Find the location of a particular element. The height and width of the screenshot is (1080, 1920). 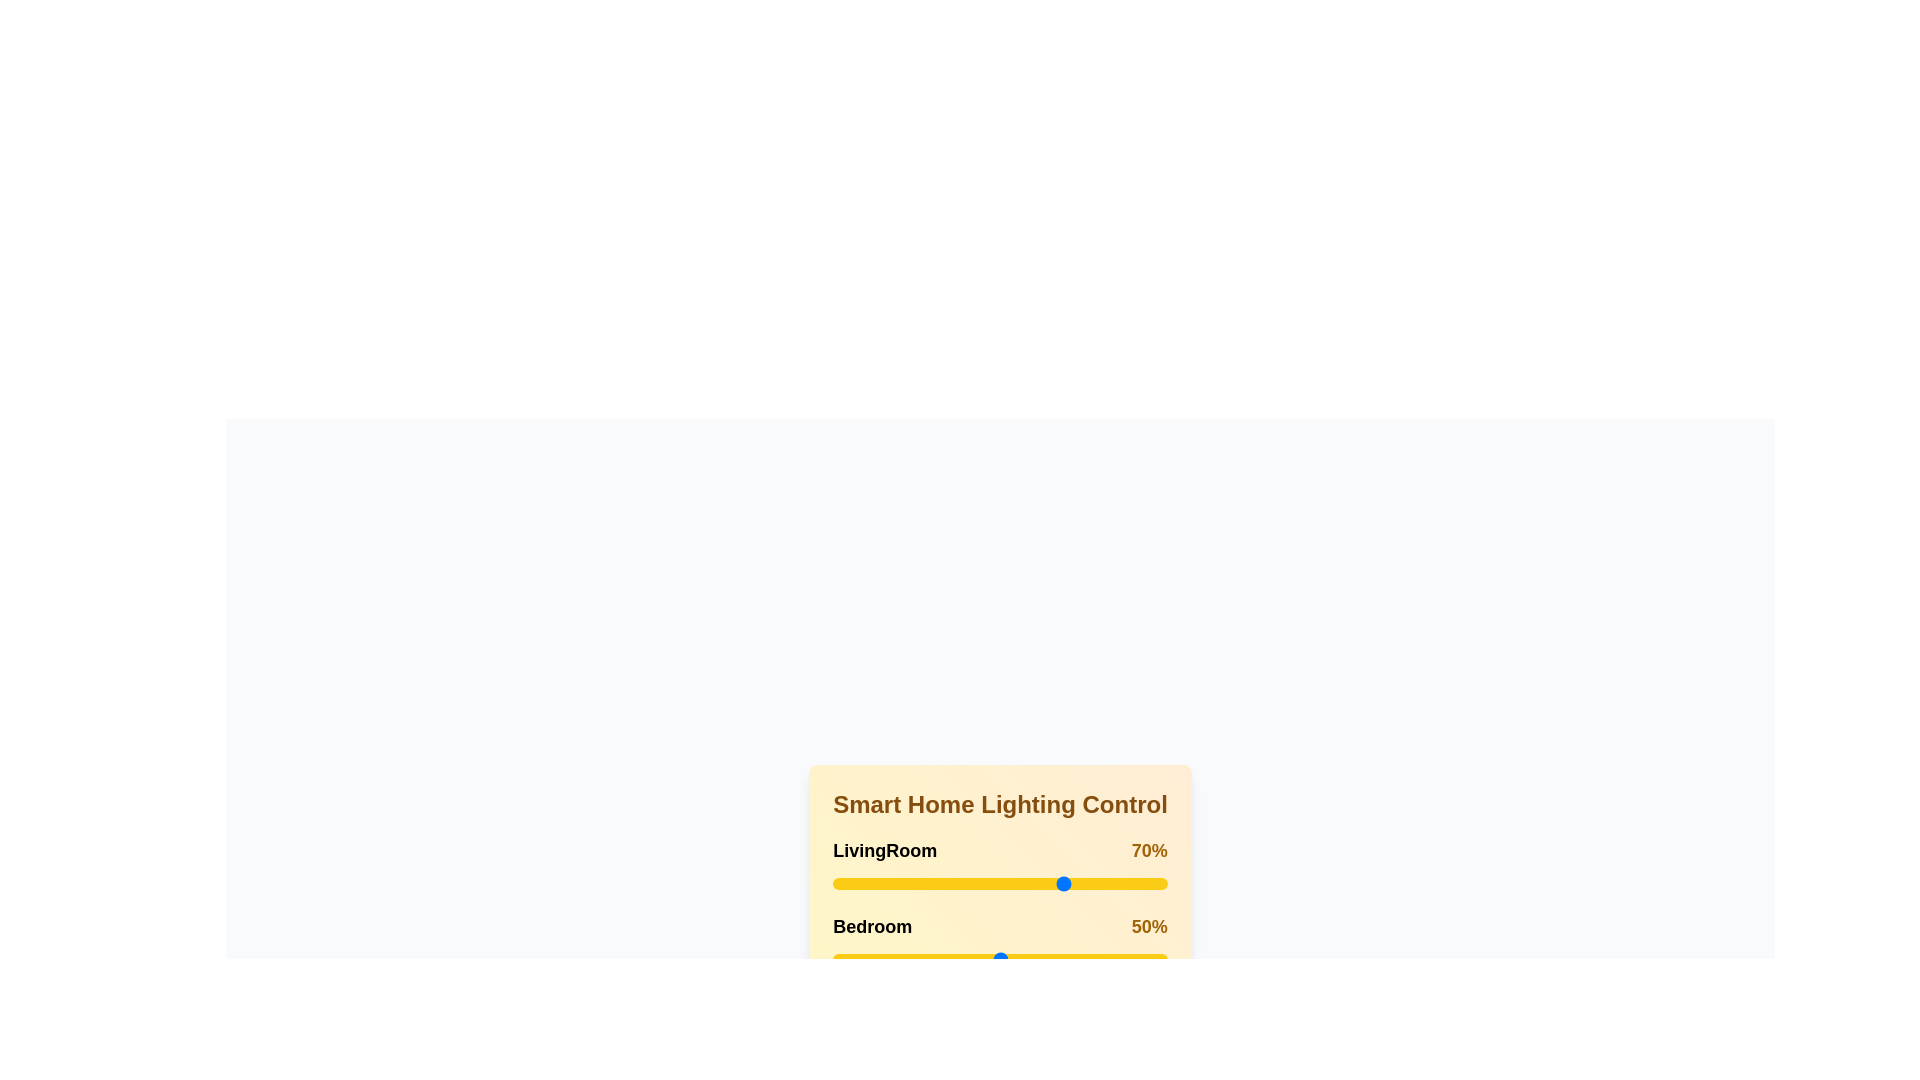

the Living Room lighting level is located at coordinates (1092, 882).